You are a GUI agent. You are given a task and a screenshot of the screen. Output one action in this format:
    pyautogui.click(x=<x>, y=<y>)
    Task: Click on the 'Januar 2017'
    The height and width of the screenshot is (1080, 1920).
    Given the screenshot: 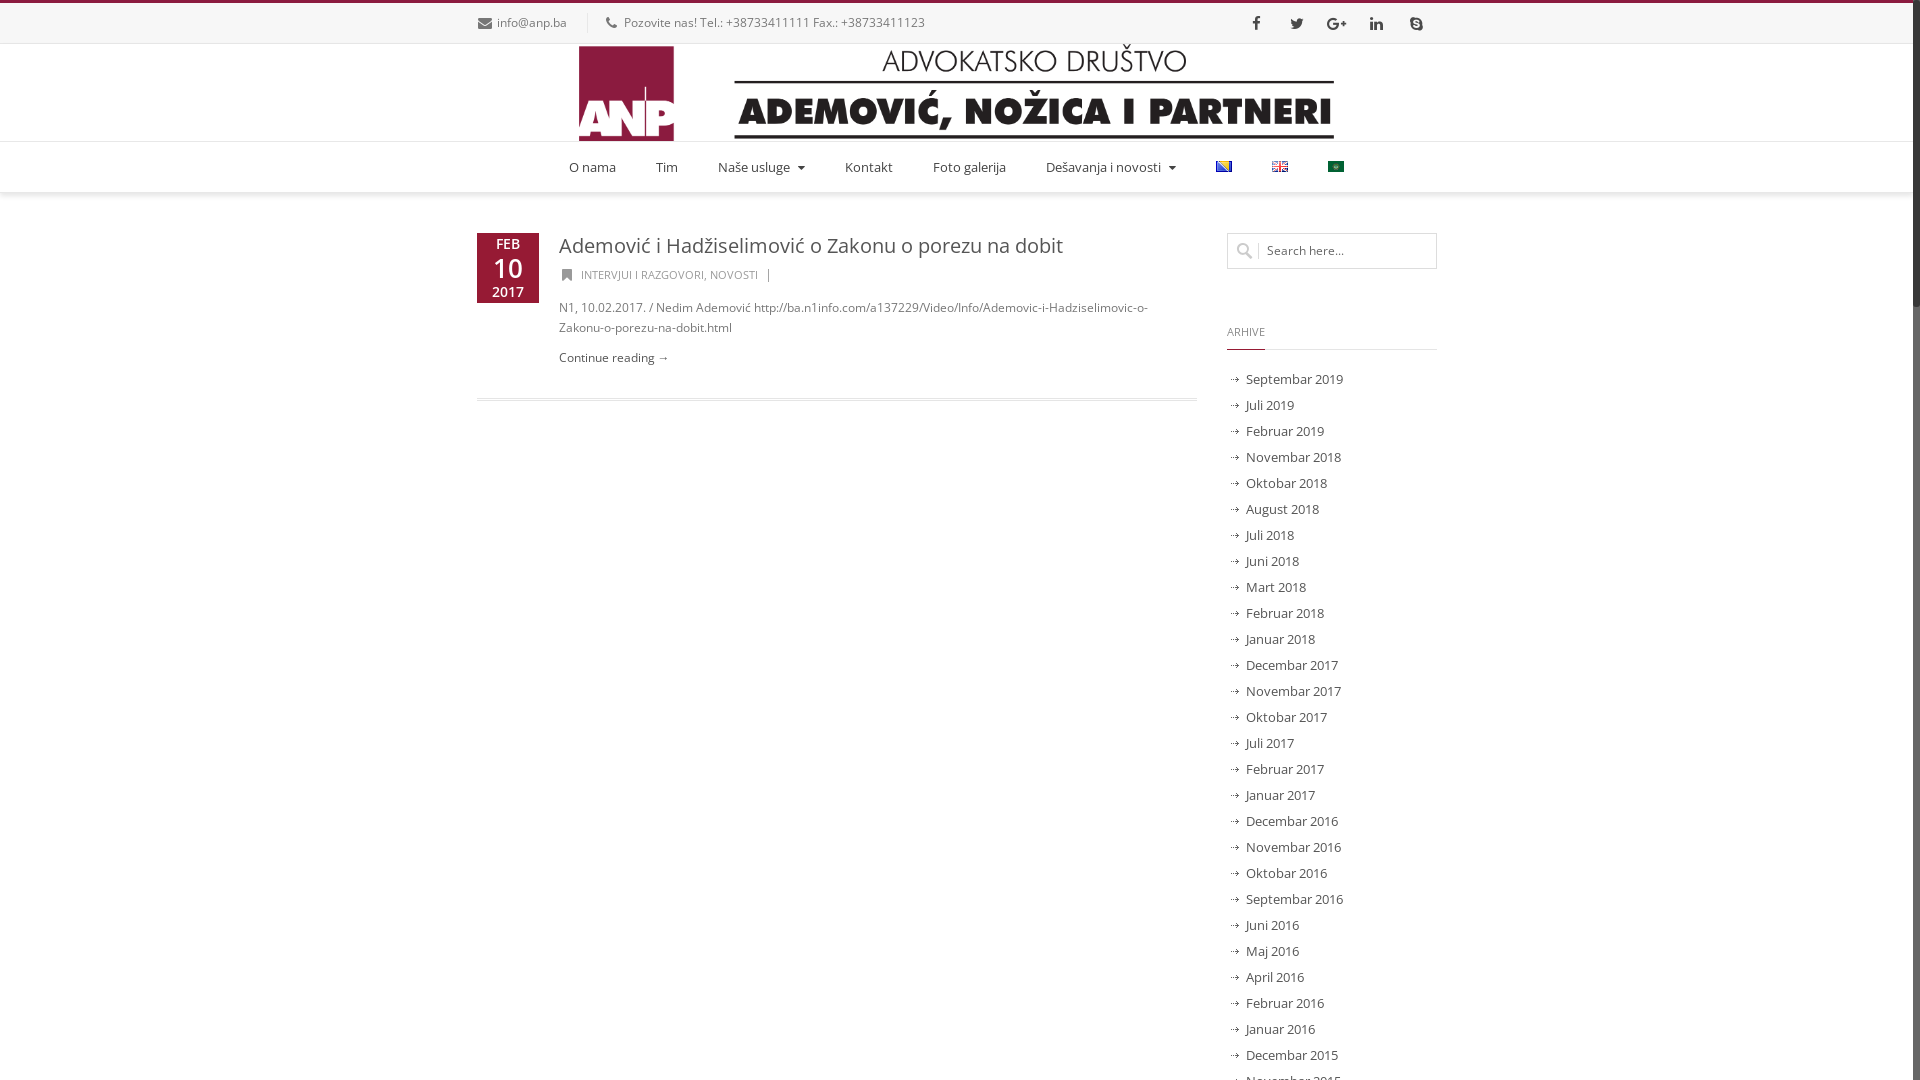 What is the action you would take?
    pyautogui.click(x=1228, y=793)
    